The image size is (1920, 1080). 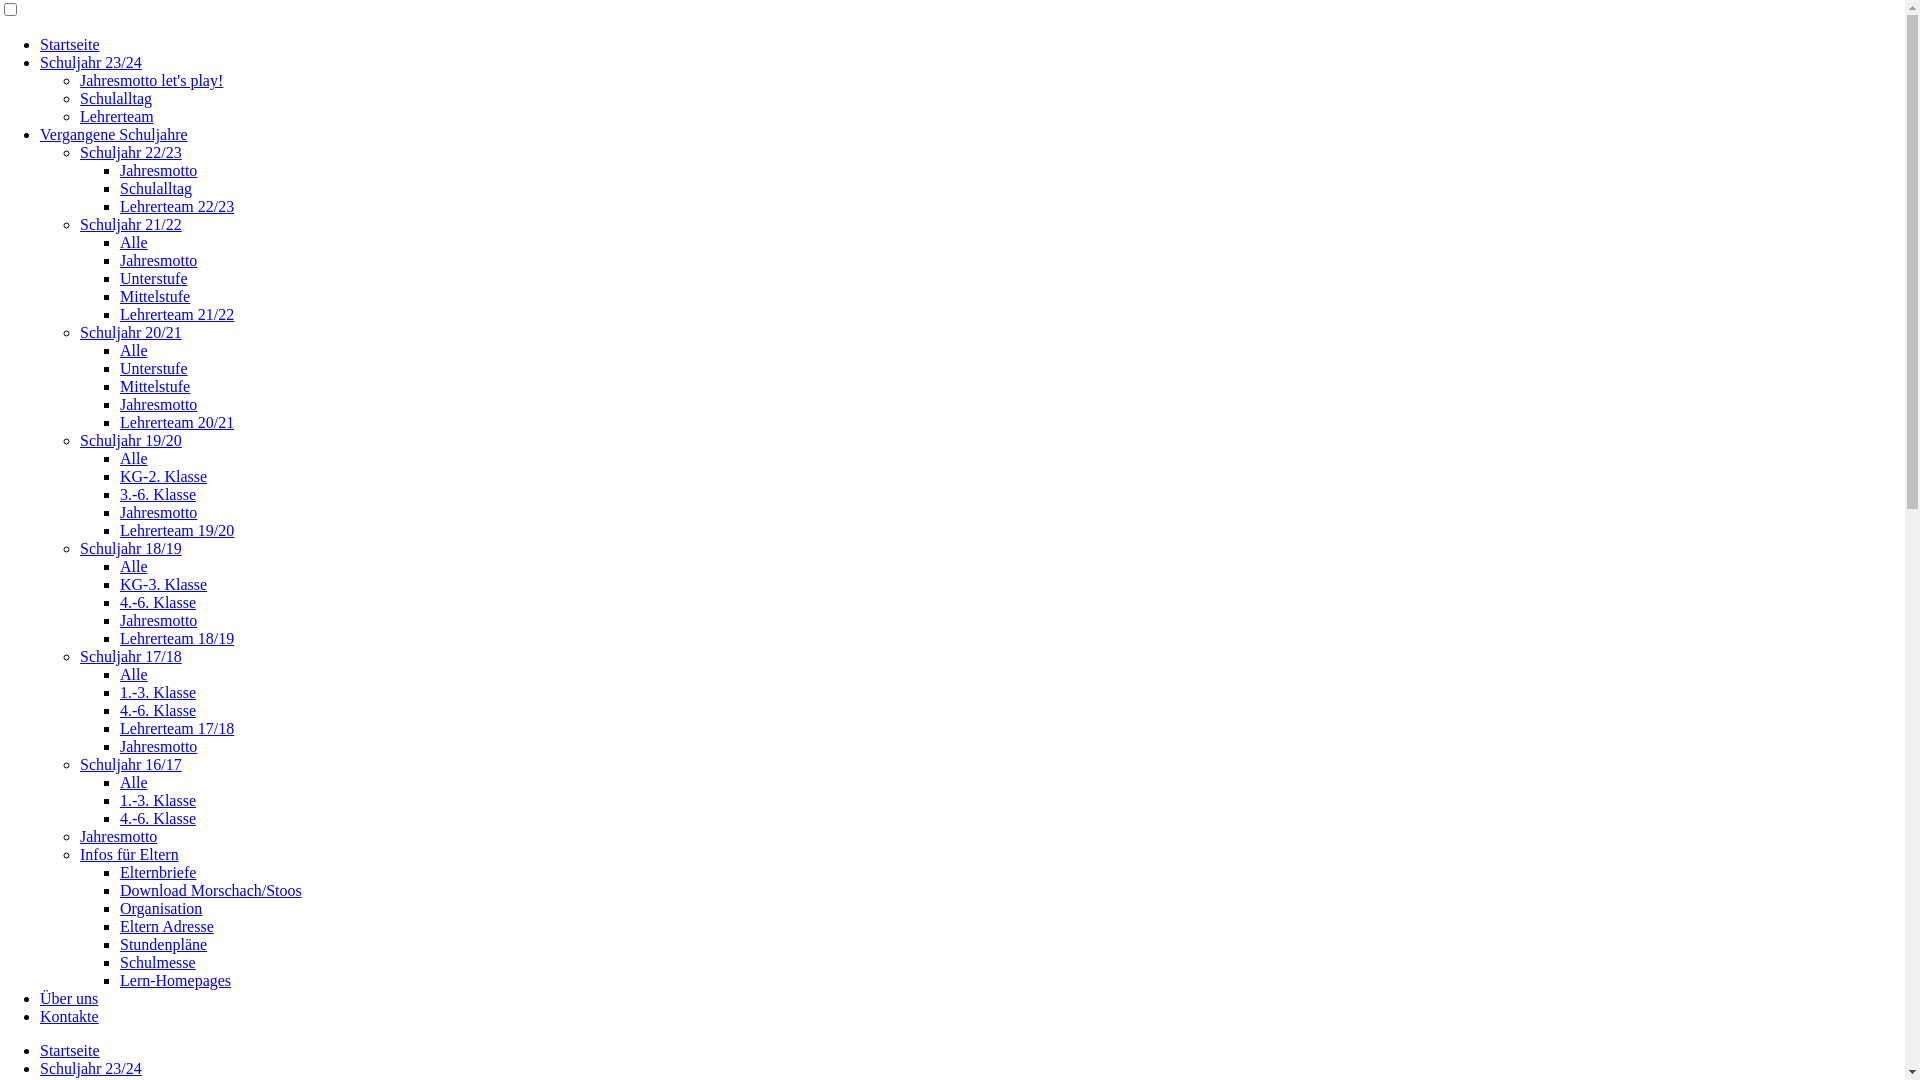 I want to click on 'Elternbriefe', so click(x=157, y=871).